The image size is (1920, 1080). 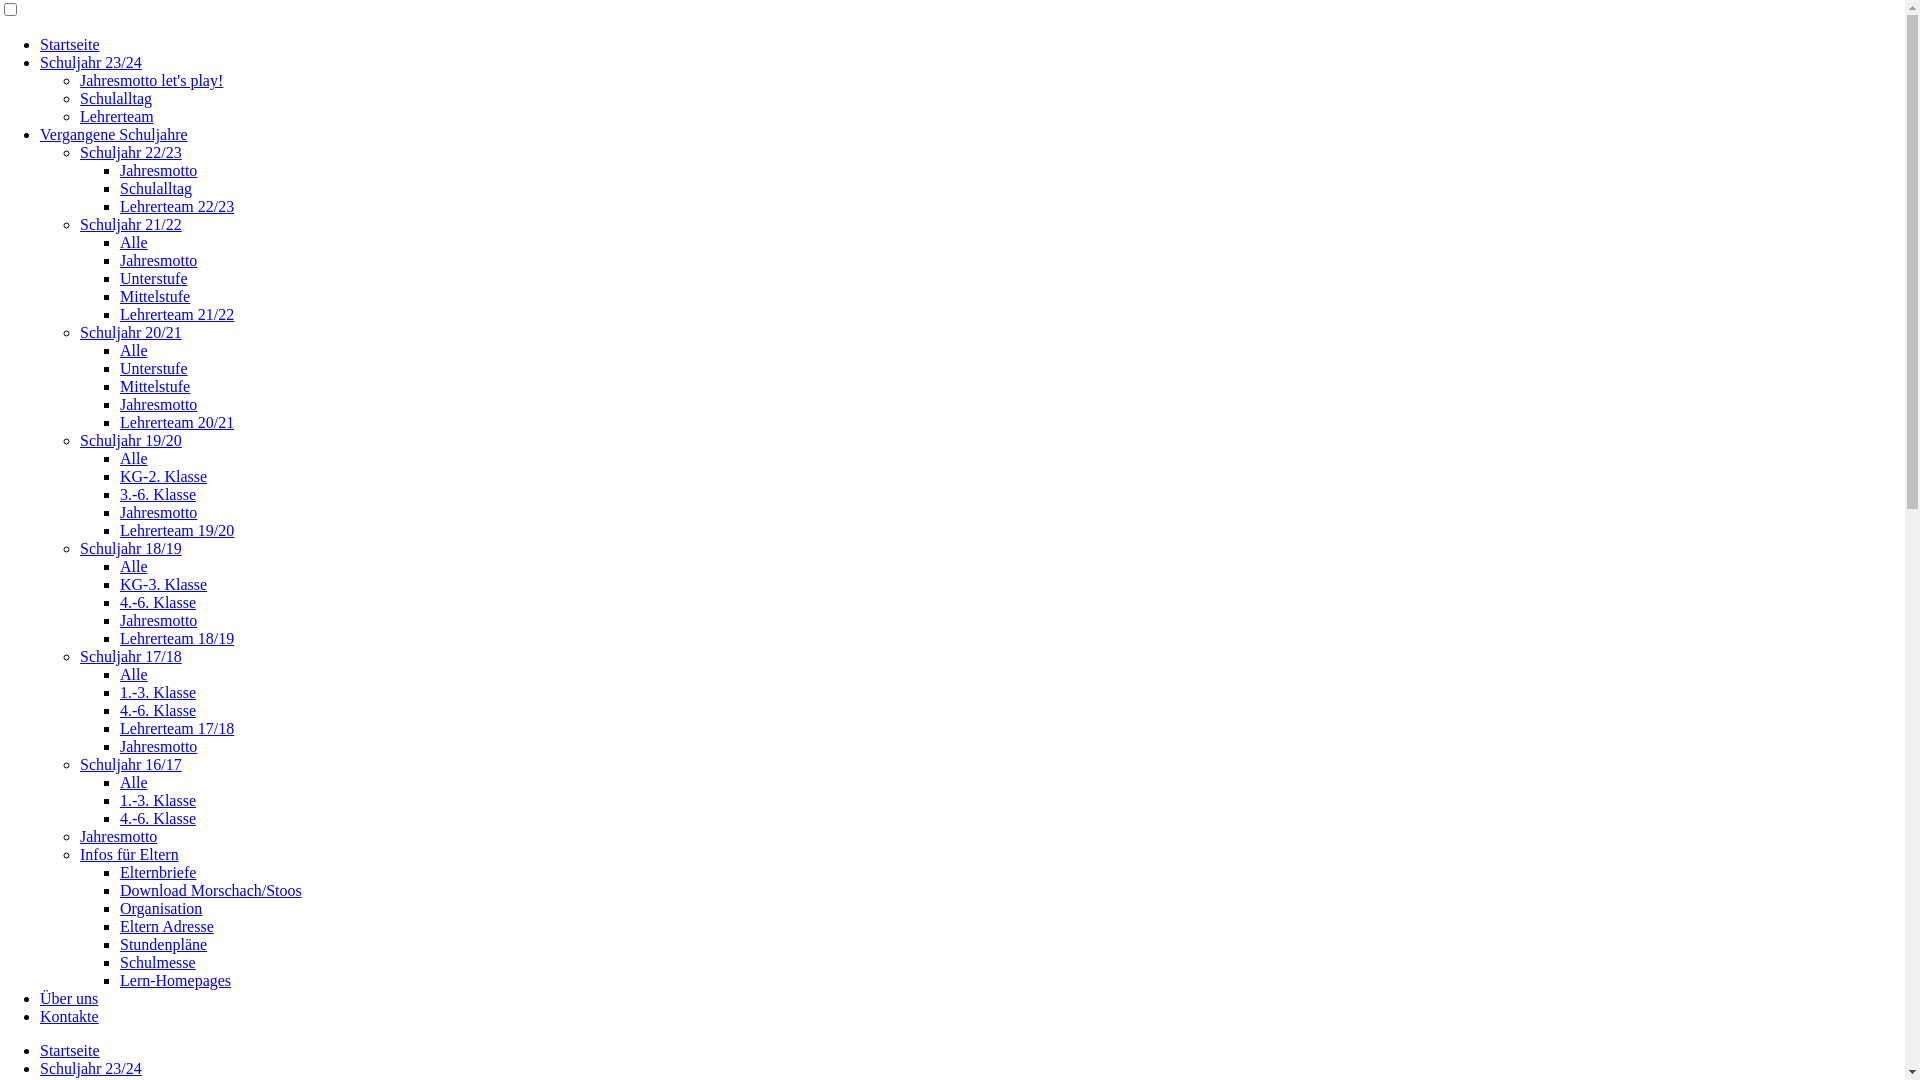 I want to click on 'Elternbriefe', so click(x=157, y=871).